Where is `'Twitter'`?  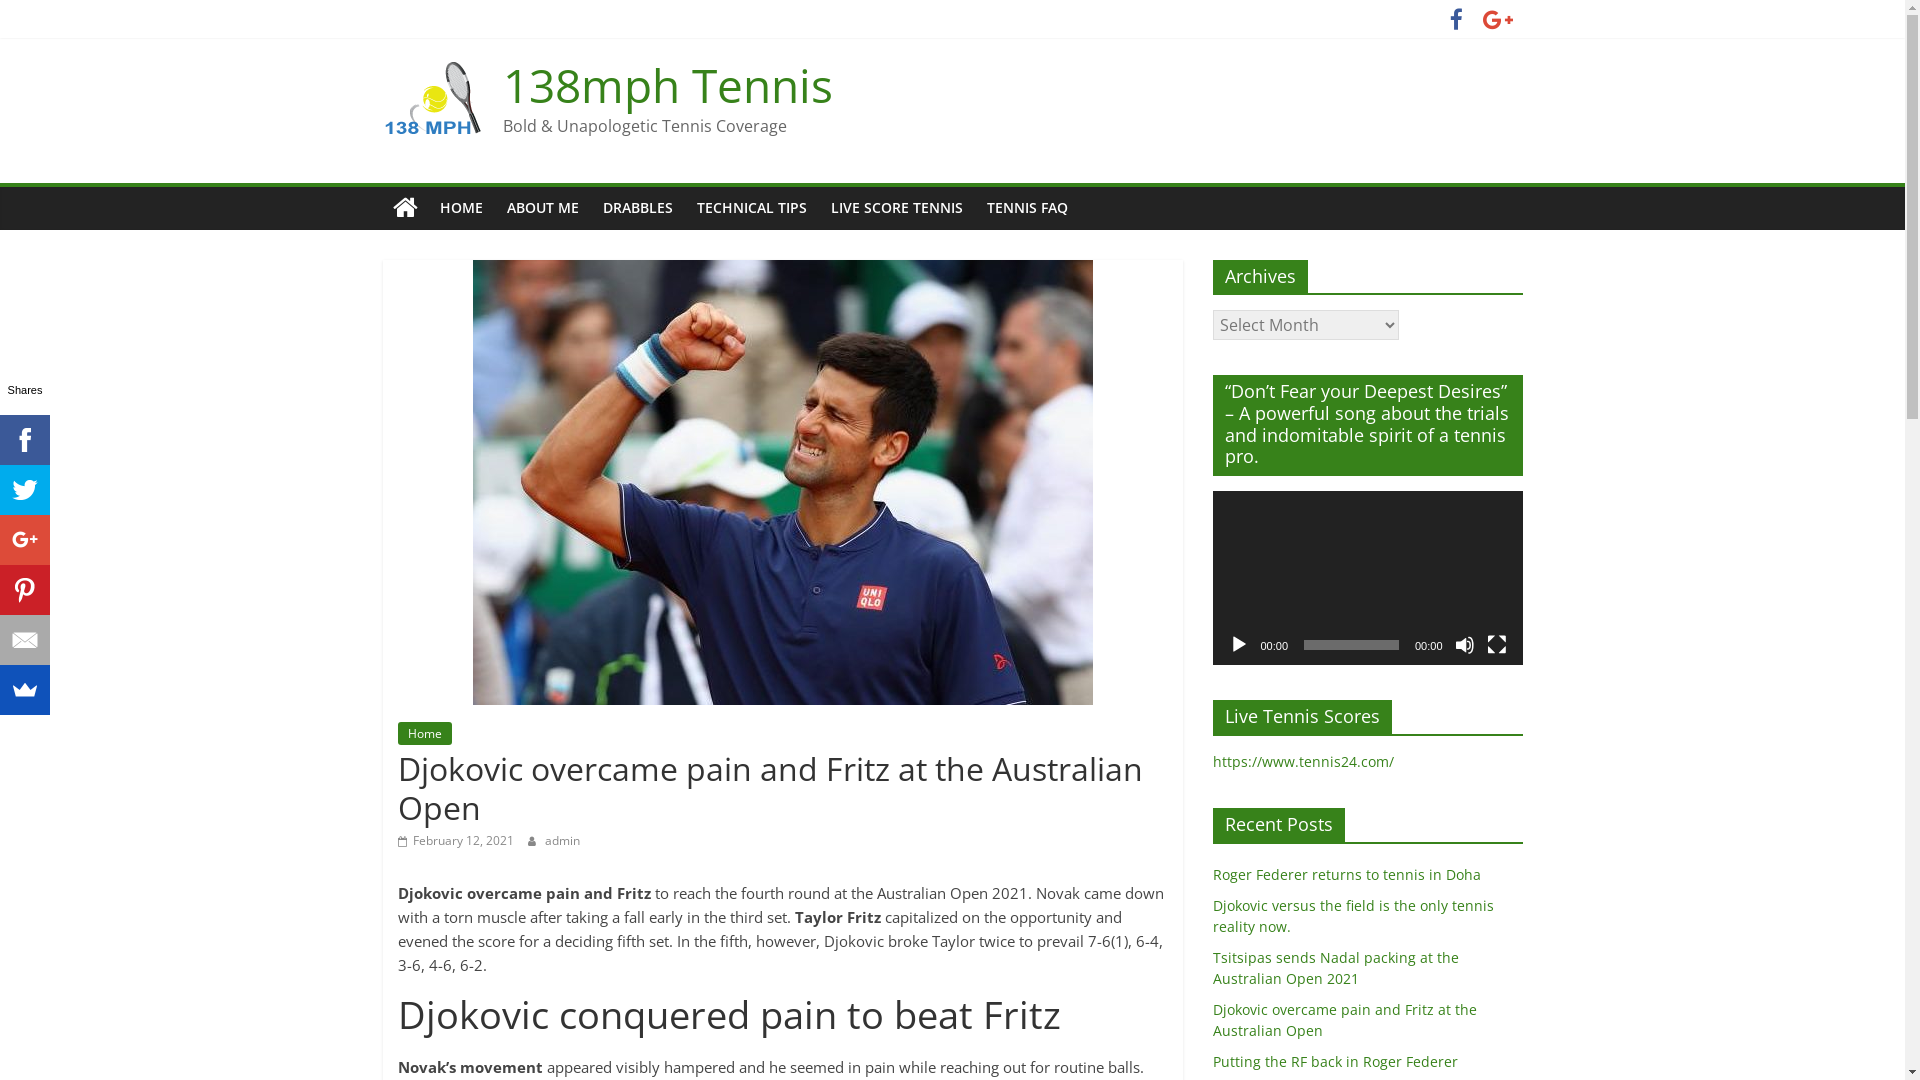
'Twitter' is located at coordinates (24, 489).